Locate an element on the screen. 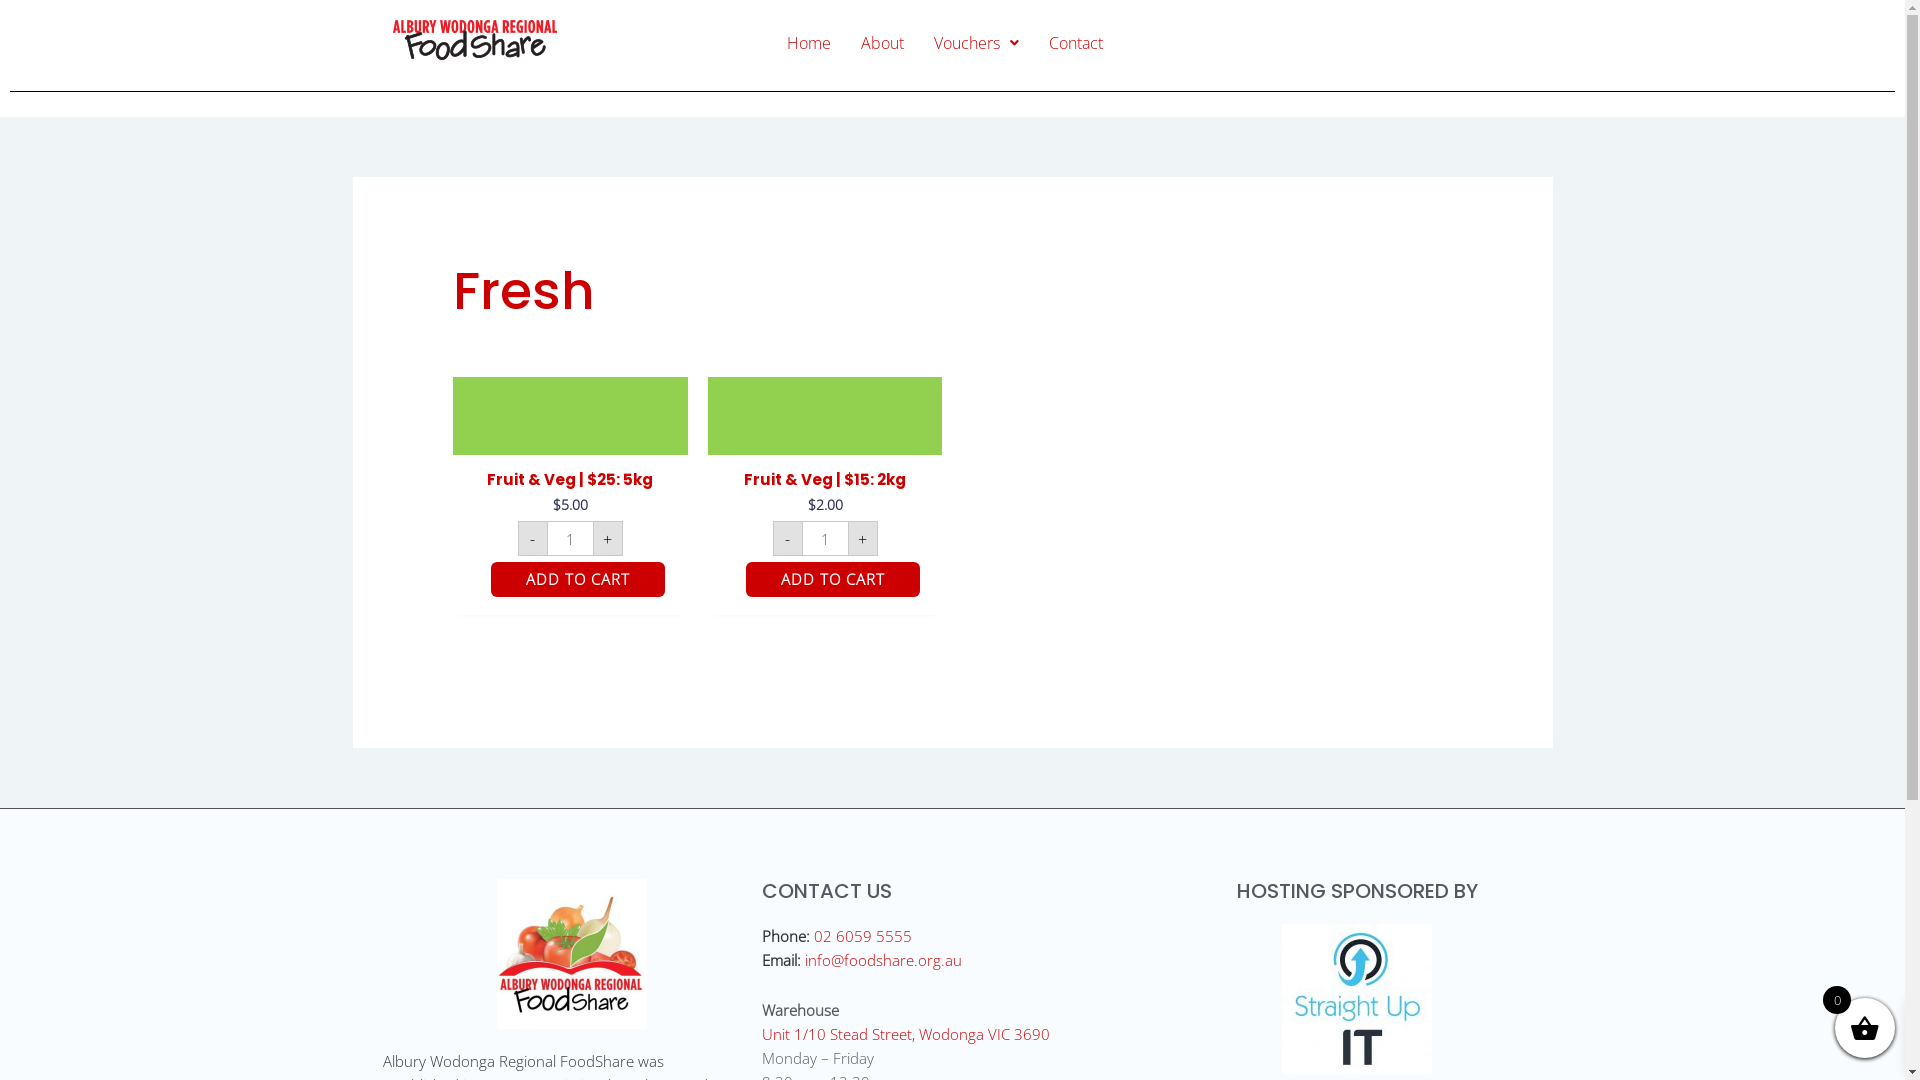 The width and height of the screenshot is (1920, 1080). 'Unit 1/10 Stead Street, Wodonga VIC 3690' is located at coordinates (905, 1033).